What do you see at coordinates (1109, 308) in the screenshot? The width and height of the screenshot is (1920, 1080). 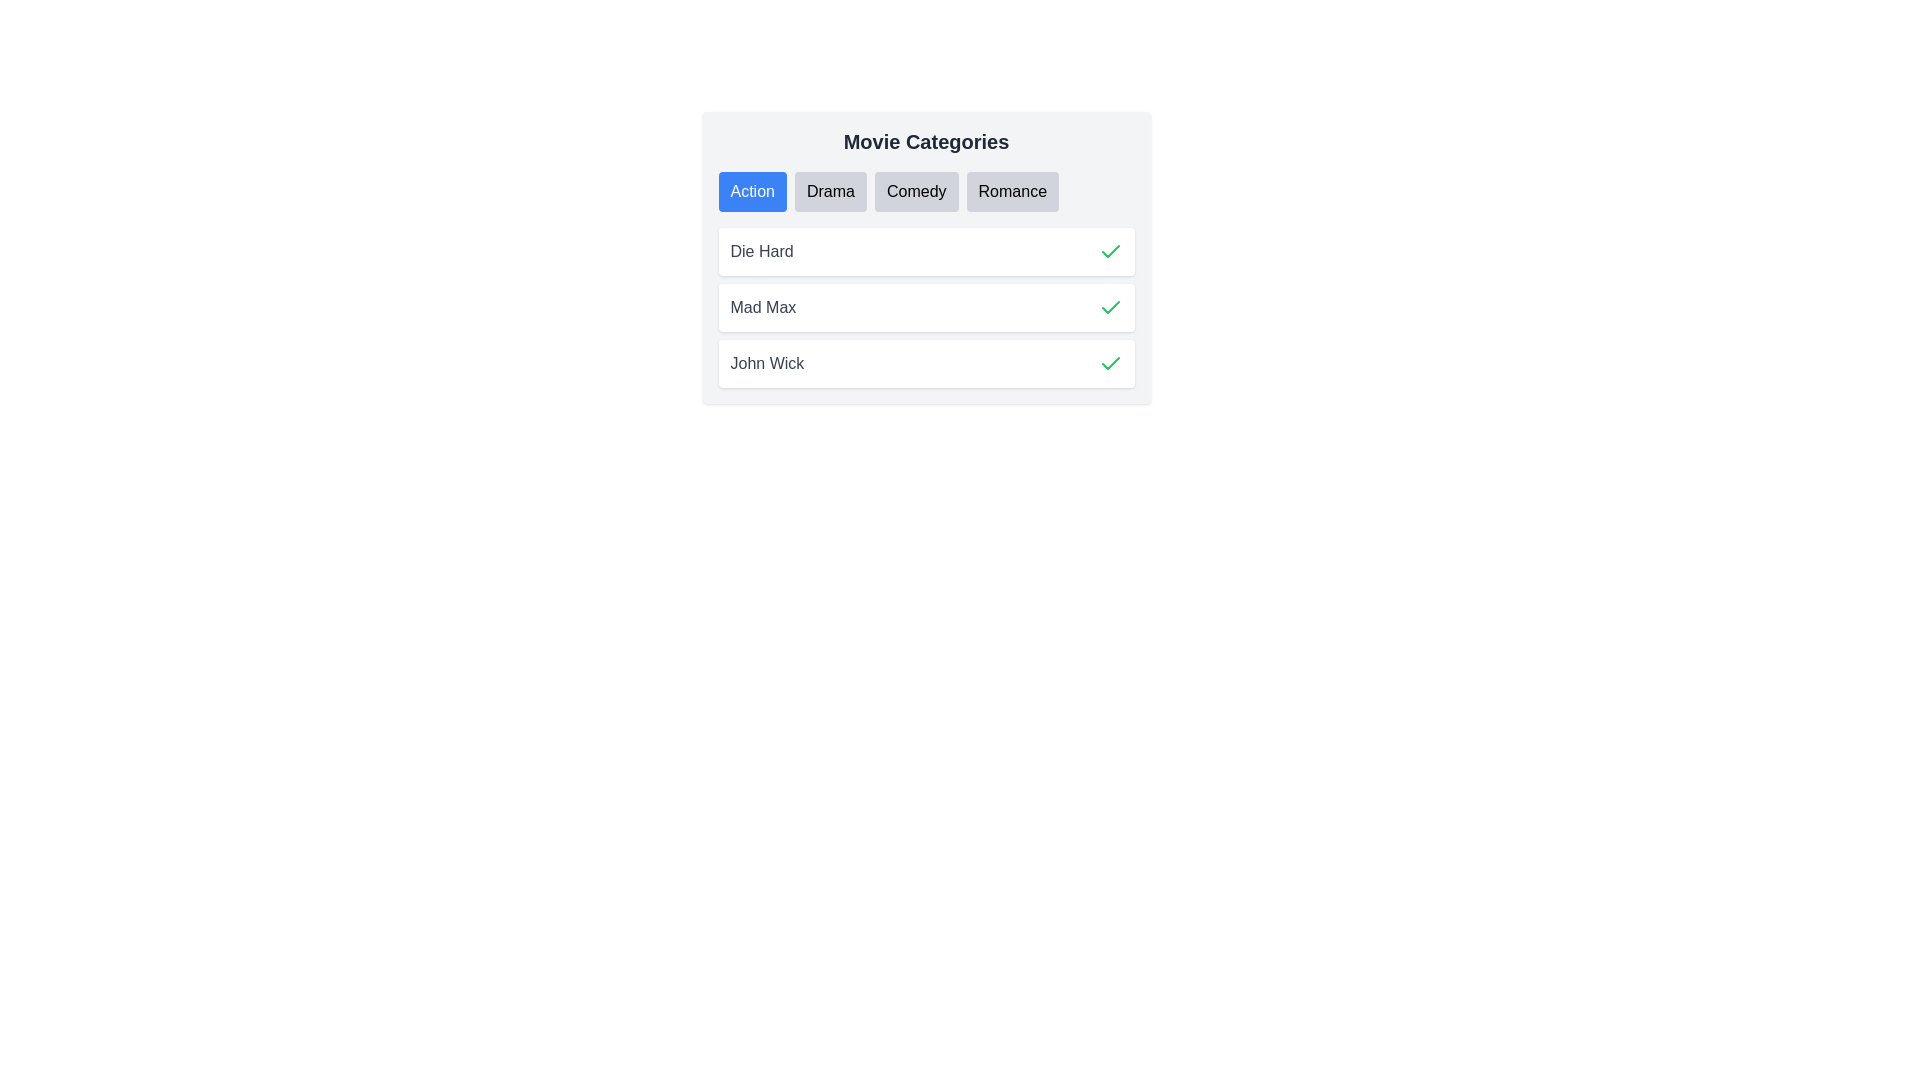 I see `the icon representing the selected state for the movie title 'Mad Max'` at bounding box center [1109, 308].